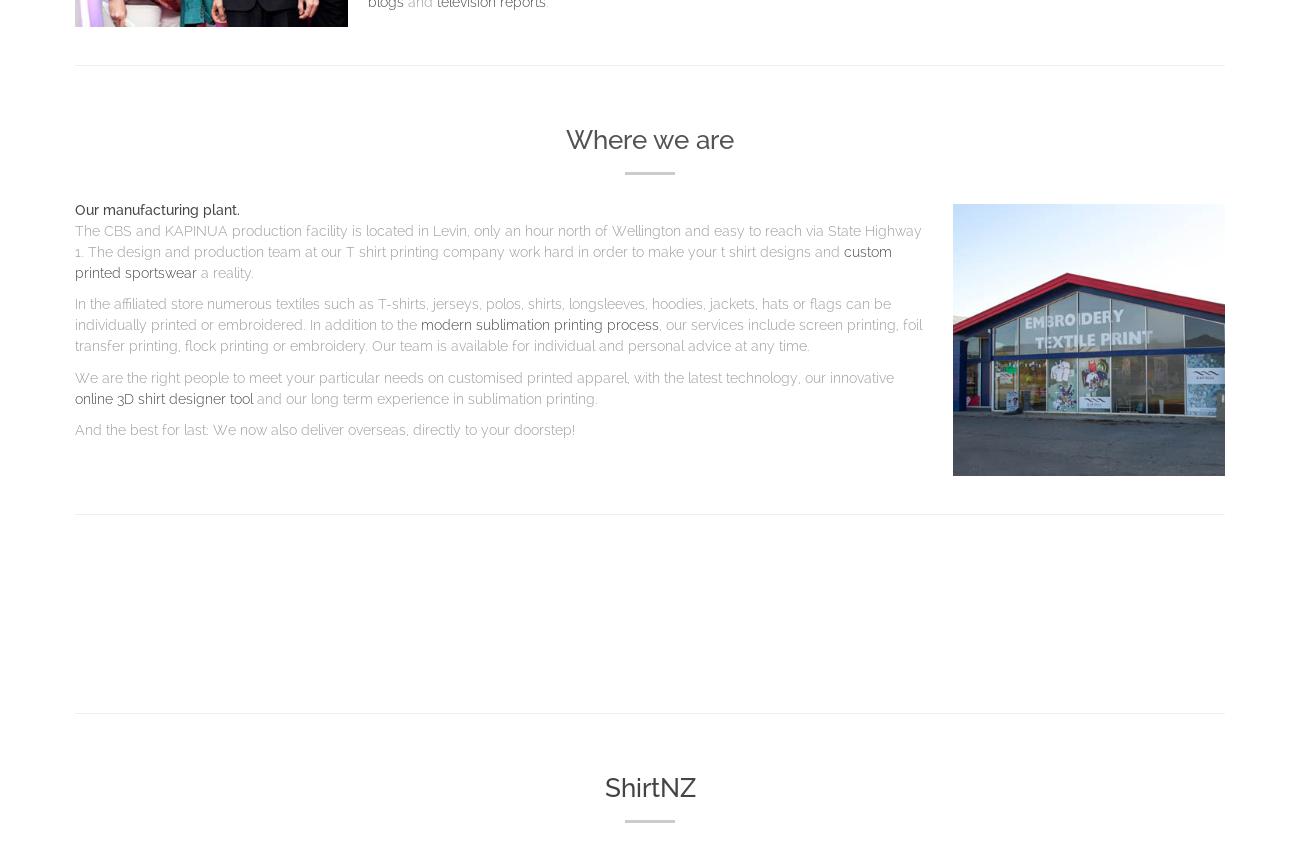 The height and width of the screenshot is (841, 1300). What do you see at coordinates (498, 334) in the screenshot?
I see `', our services include screen printing, foil transfer printing, flock printing or embroidery. Our team is available for individual and personal advice at any time.'` at bounding box center [498, 334].